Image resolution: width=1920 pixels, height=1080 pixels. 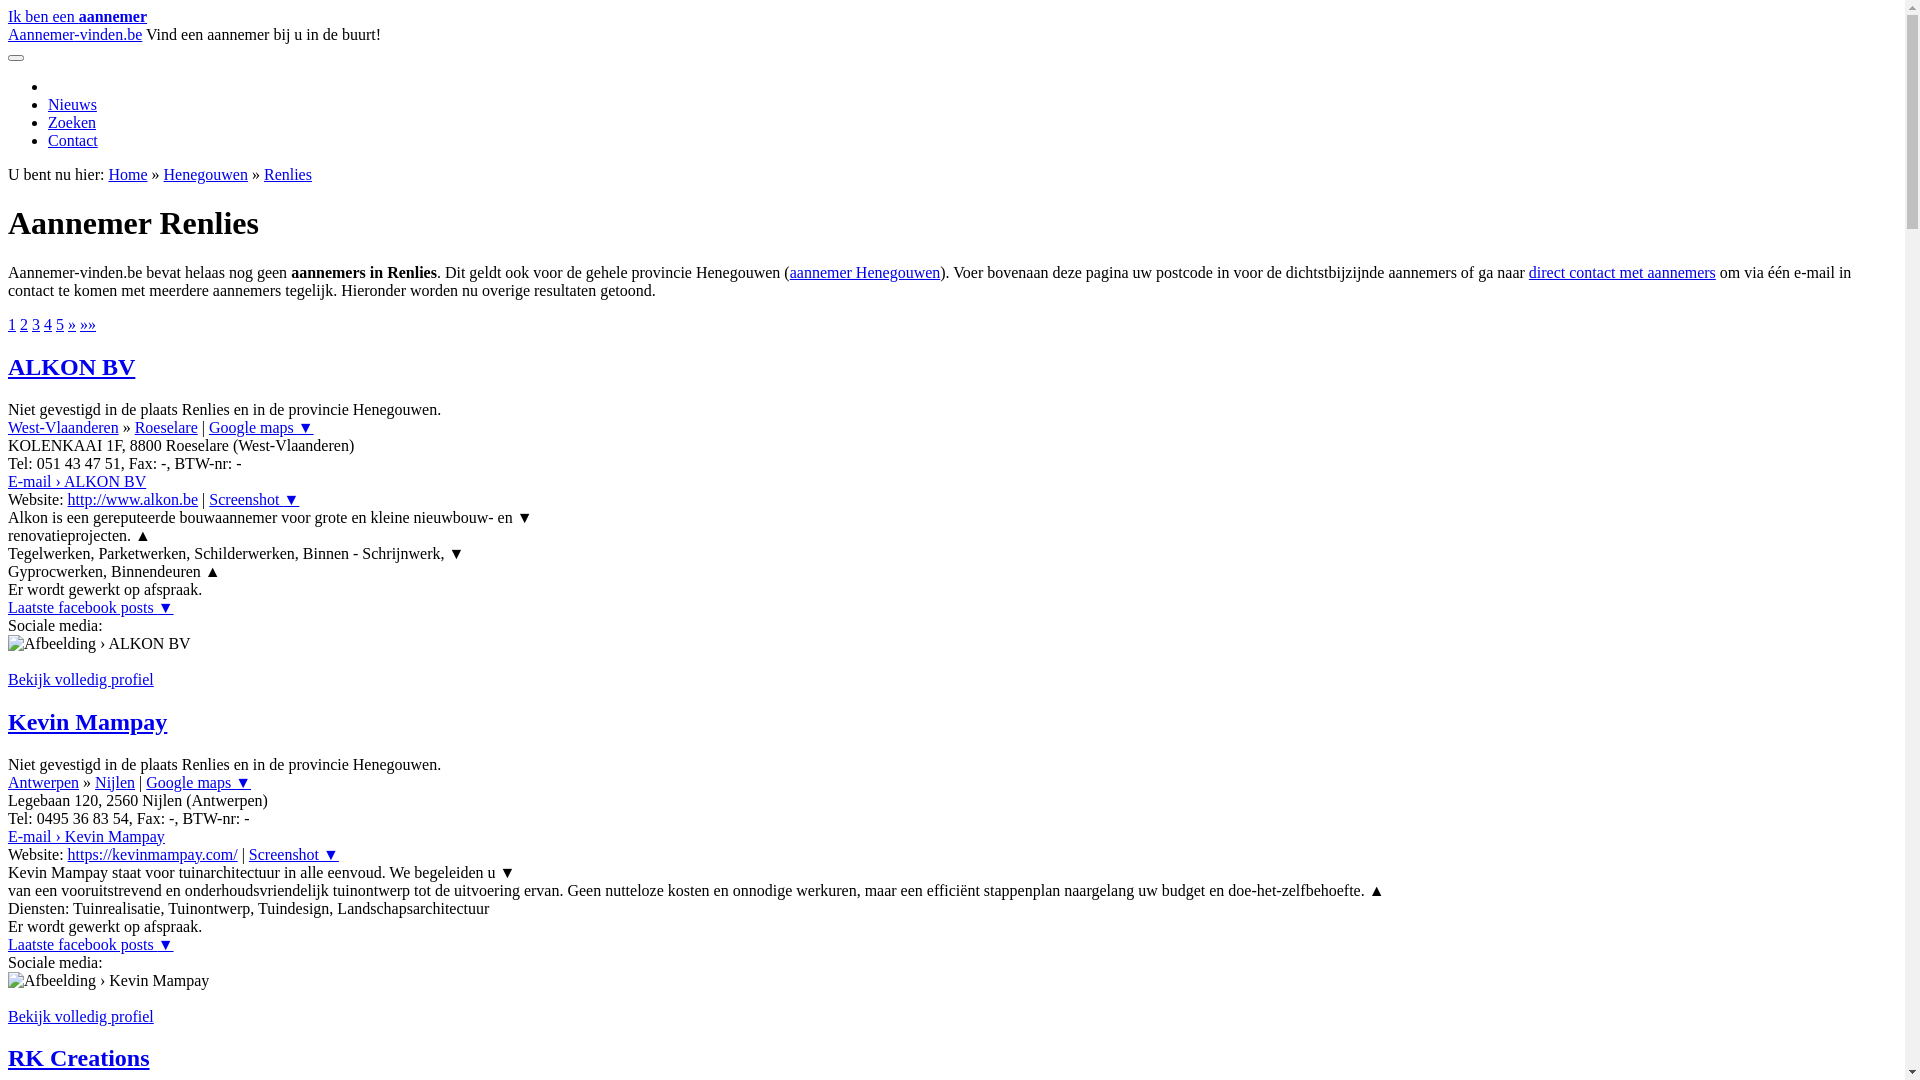 What do you see at coordinates (287, 173) in the screenshot?
I see `'Renlies'` at bounding box center [287, 173].